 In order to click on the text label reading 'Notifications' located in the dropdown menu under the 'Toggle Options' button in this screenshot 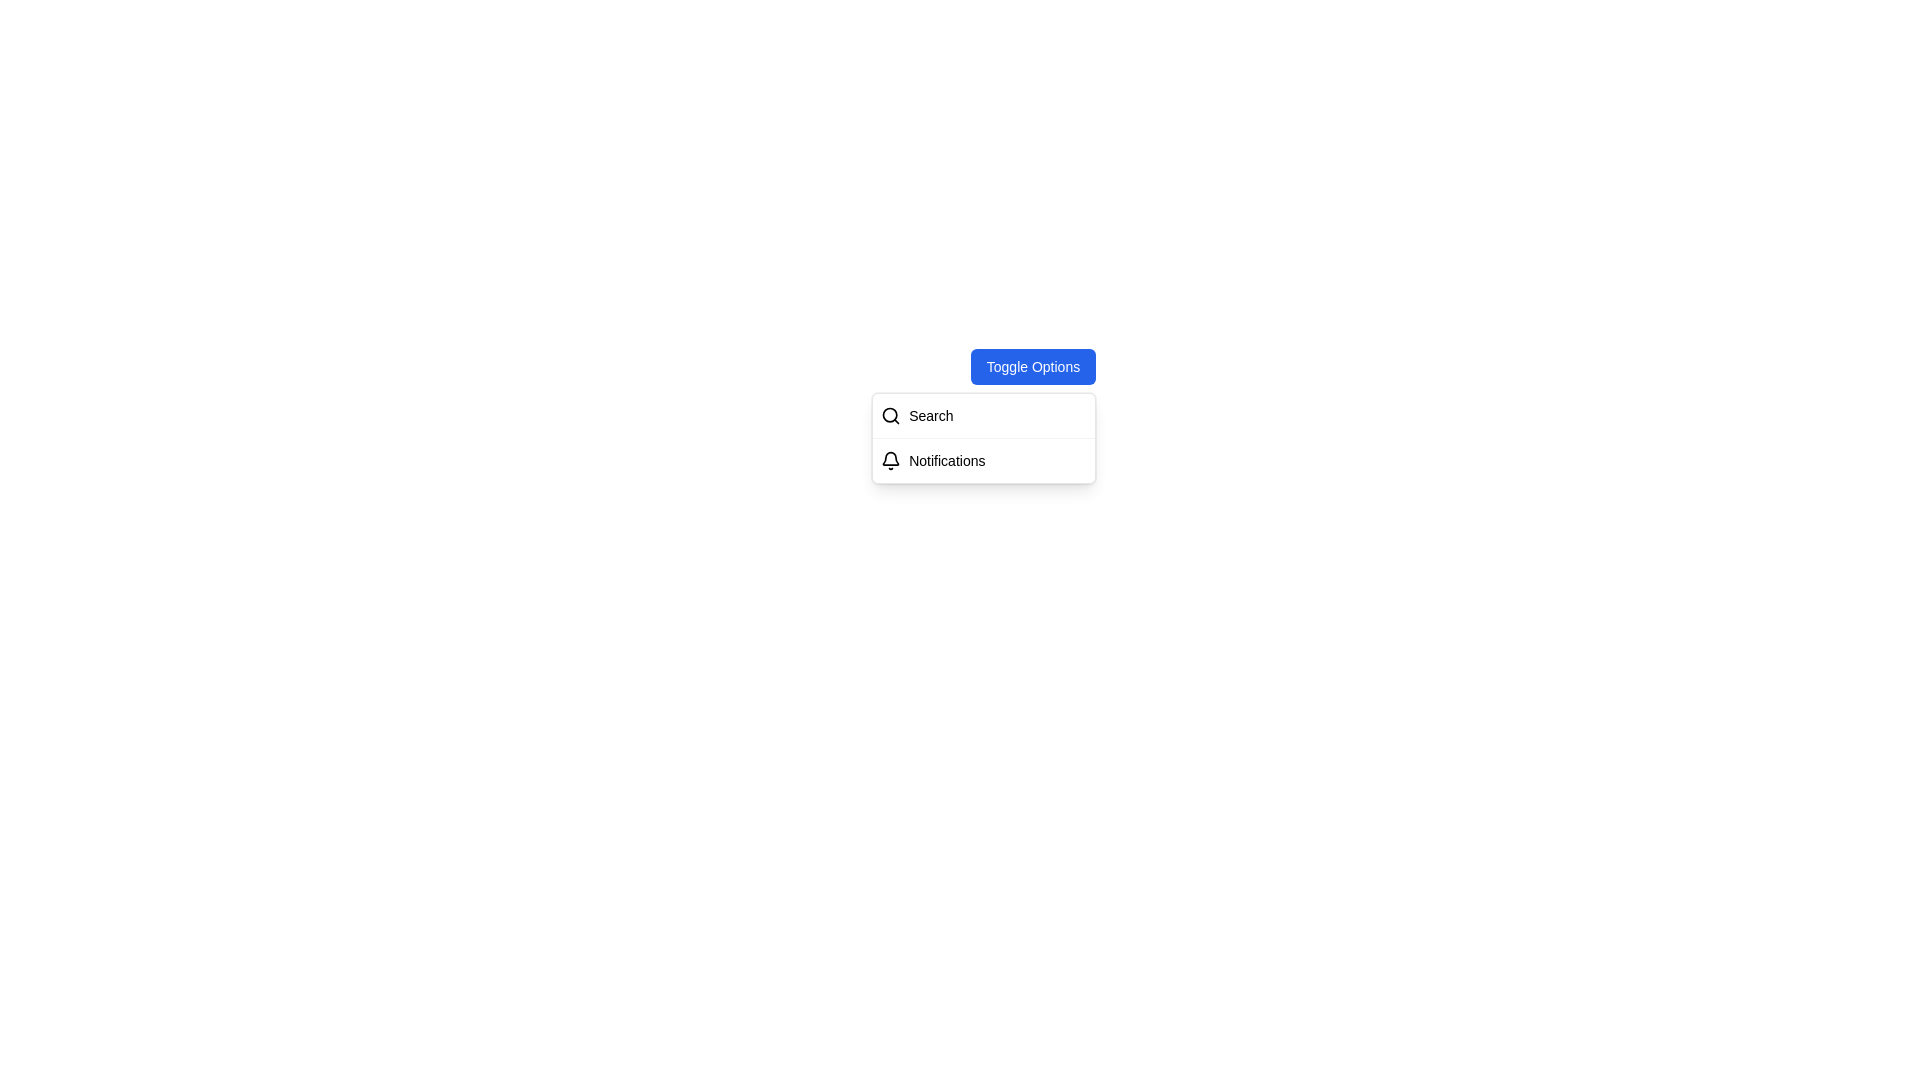, I will do `click(946, 461)`.